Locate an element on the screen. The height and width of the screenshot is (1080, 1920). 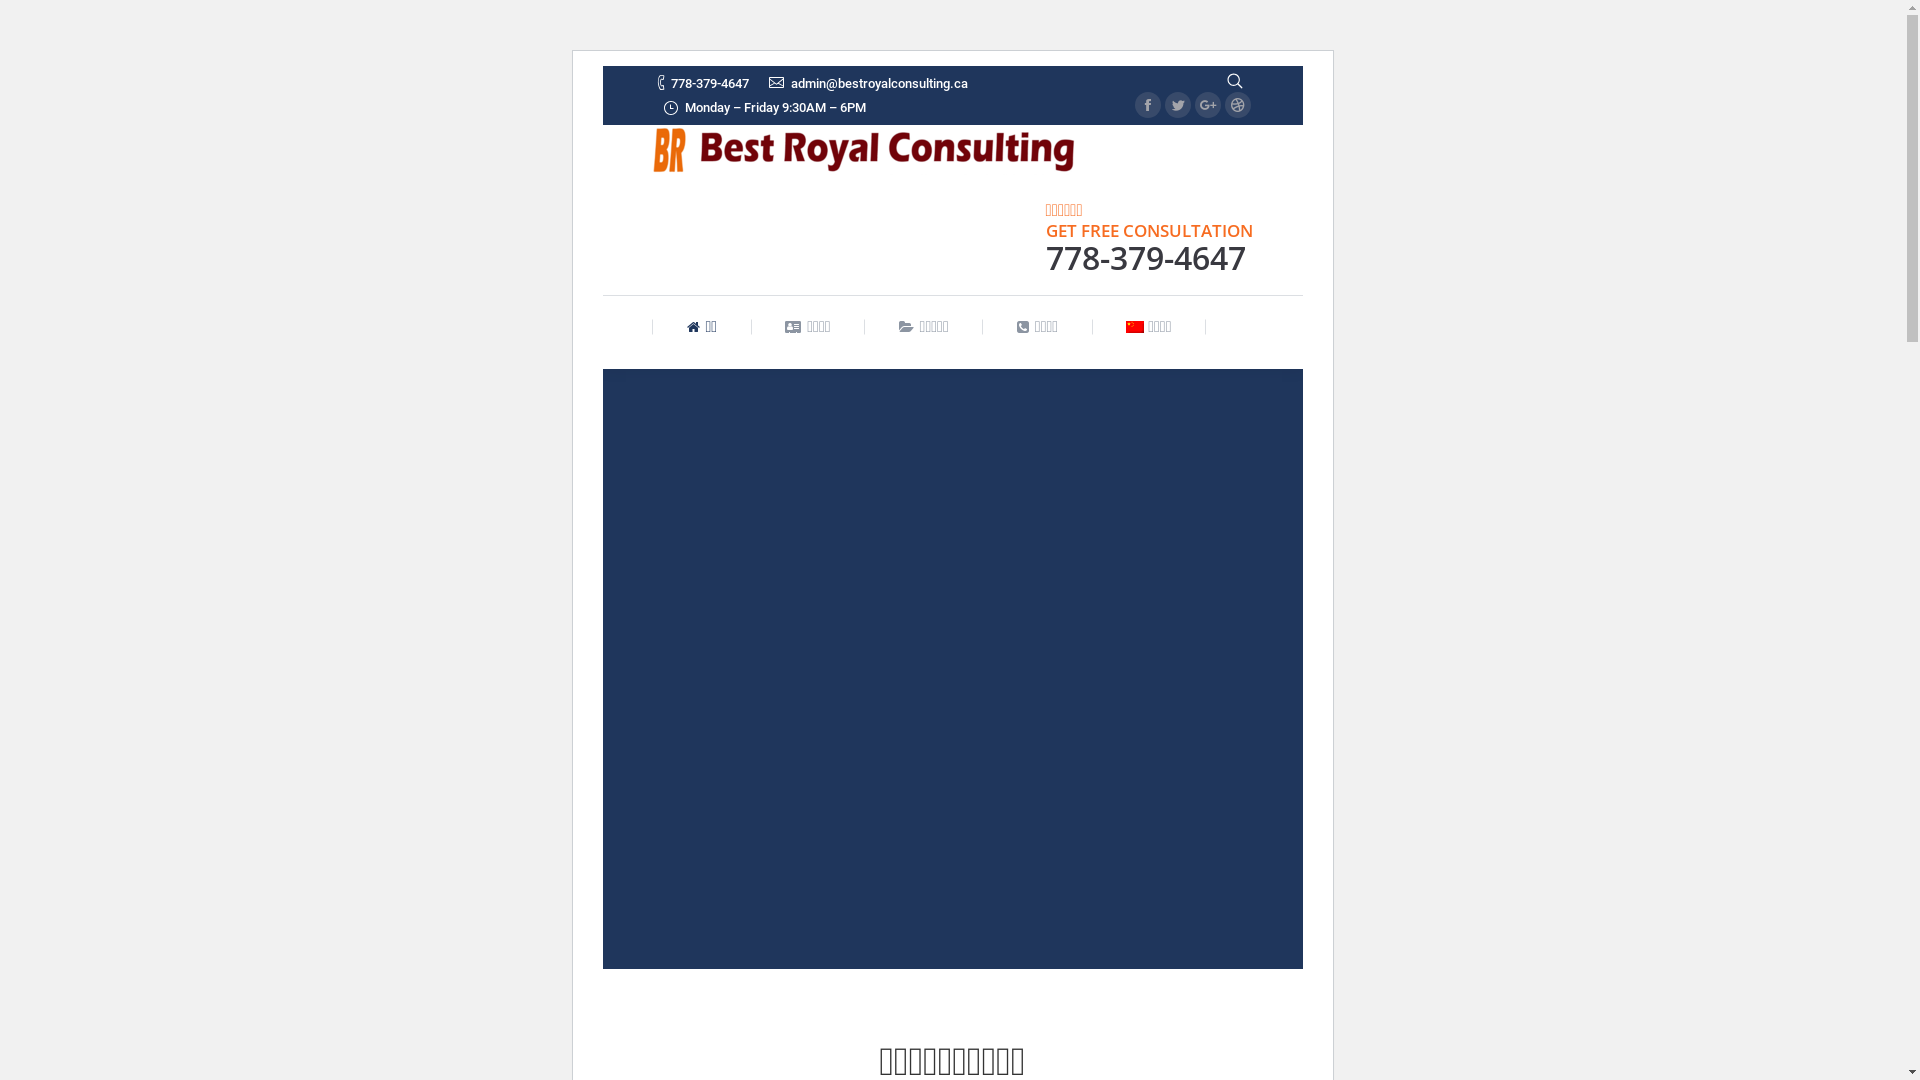
'Go!' is located at coordinates (28, 19).